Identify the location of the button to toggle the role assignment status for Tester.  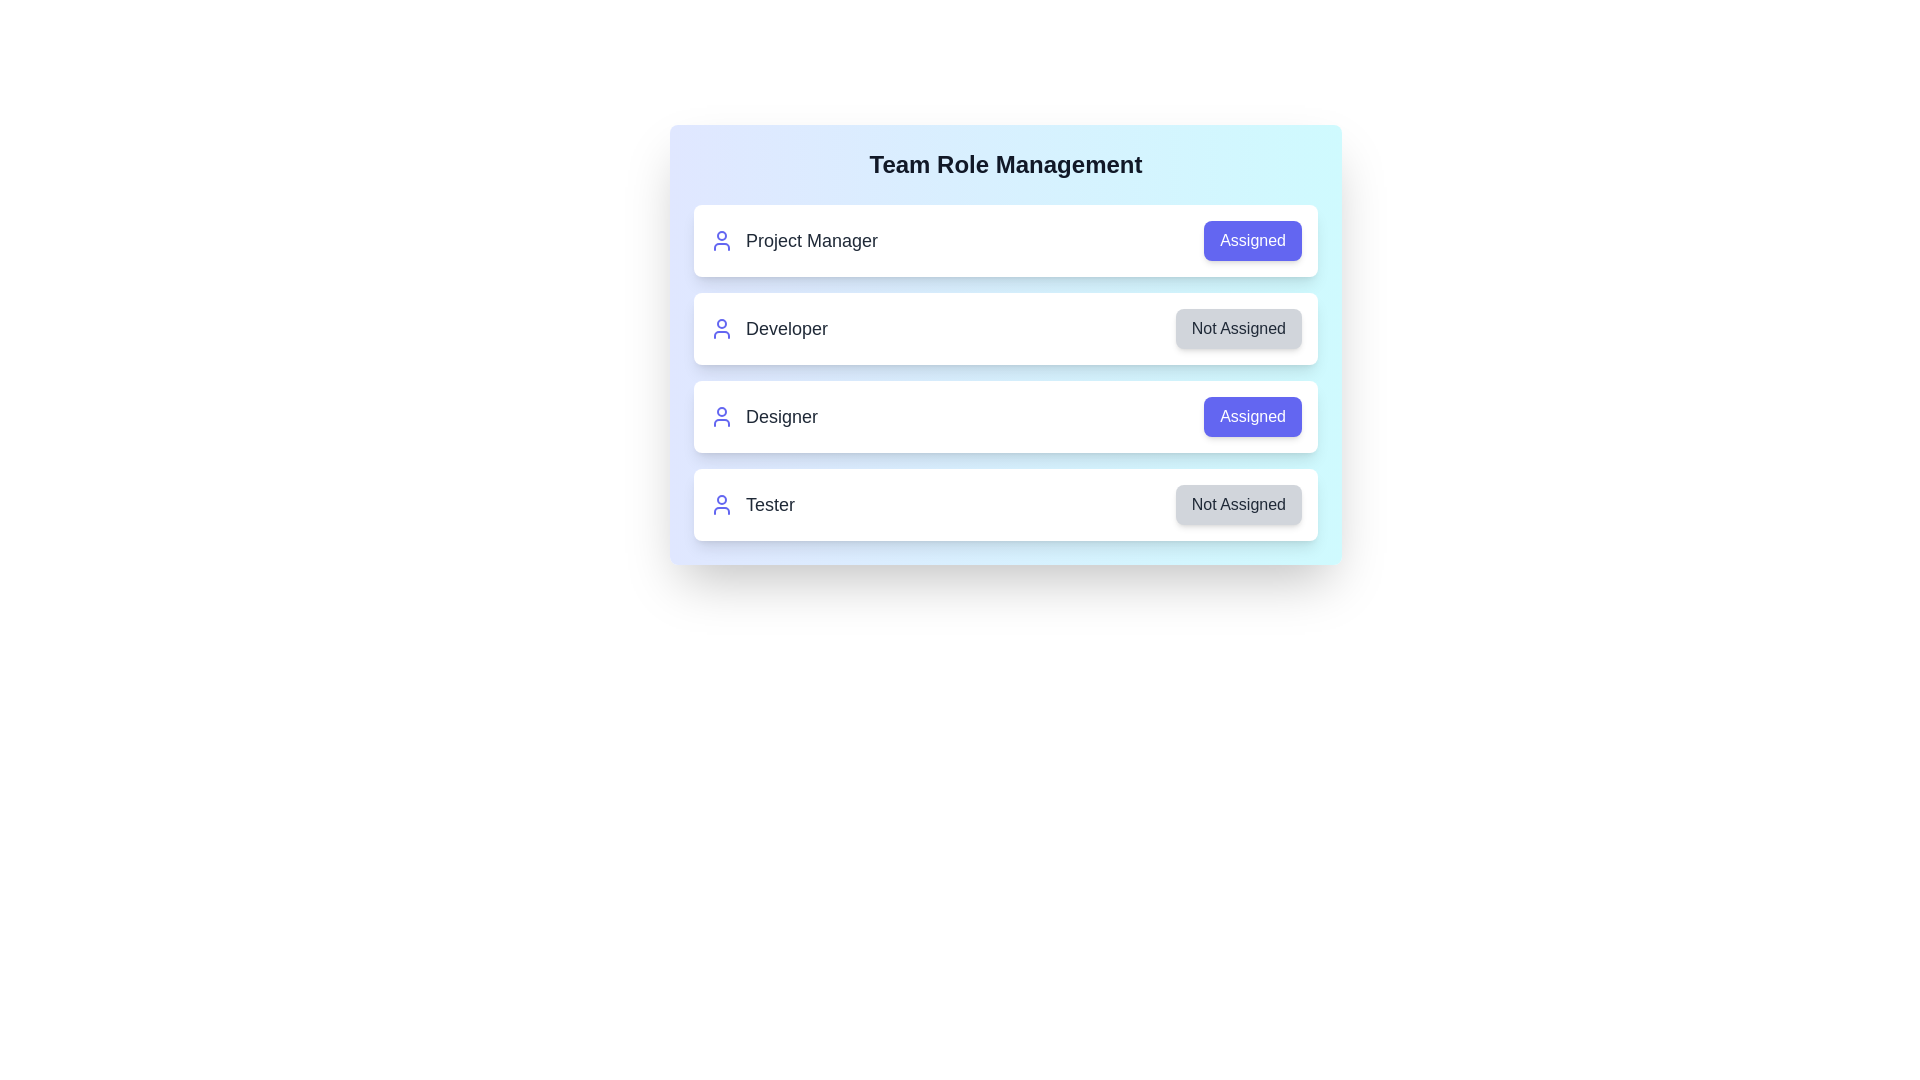
(1237, 504).